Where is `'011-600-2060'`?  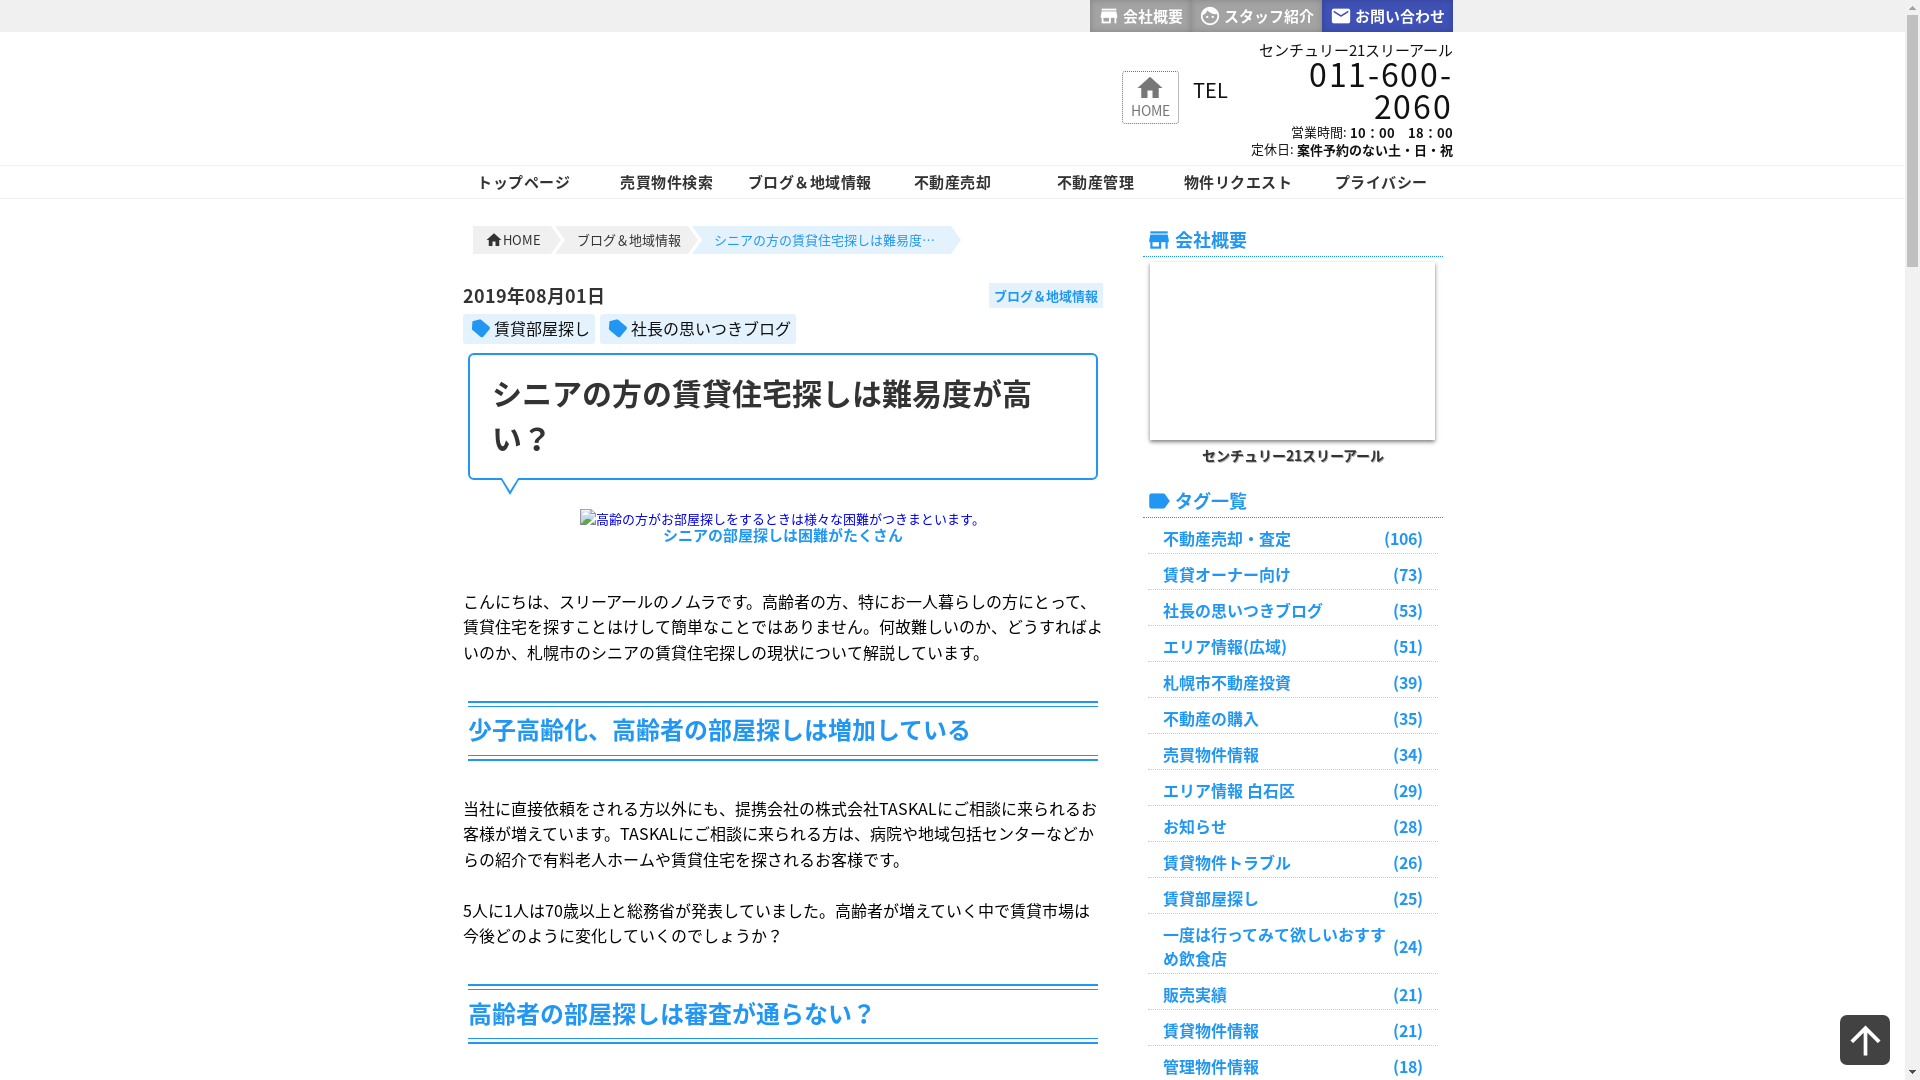
'011-600-2060' is located at coordinates (1340, 88).